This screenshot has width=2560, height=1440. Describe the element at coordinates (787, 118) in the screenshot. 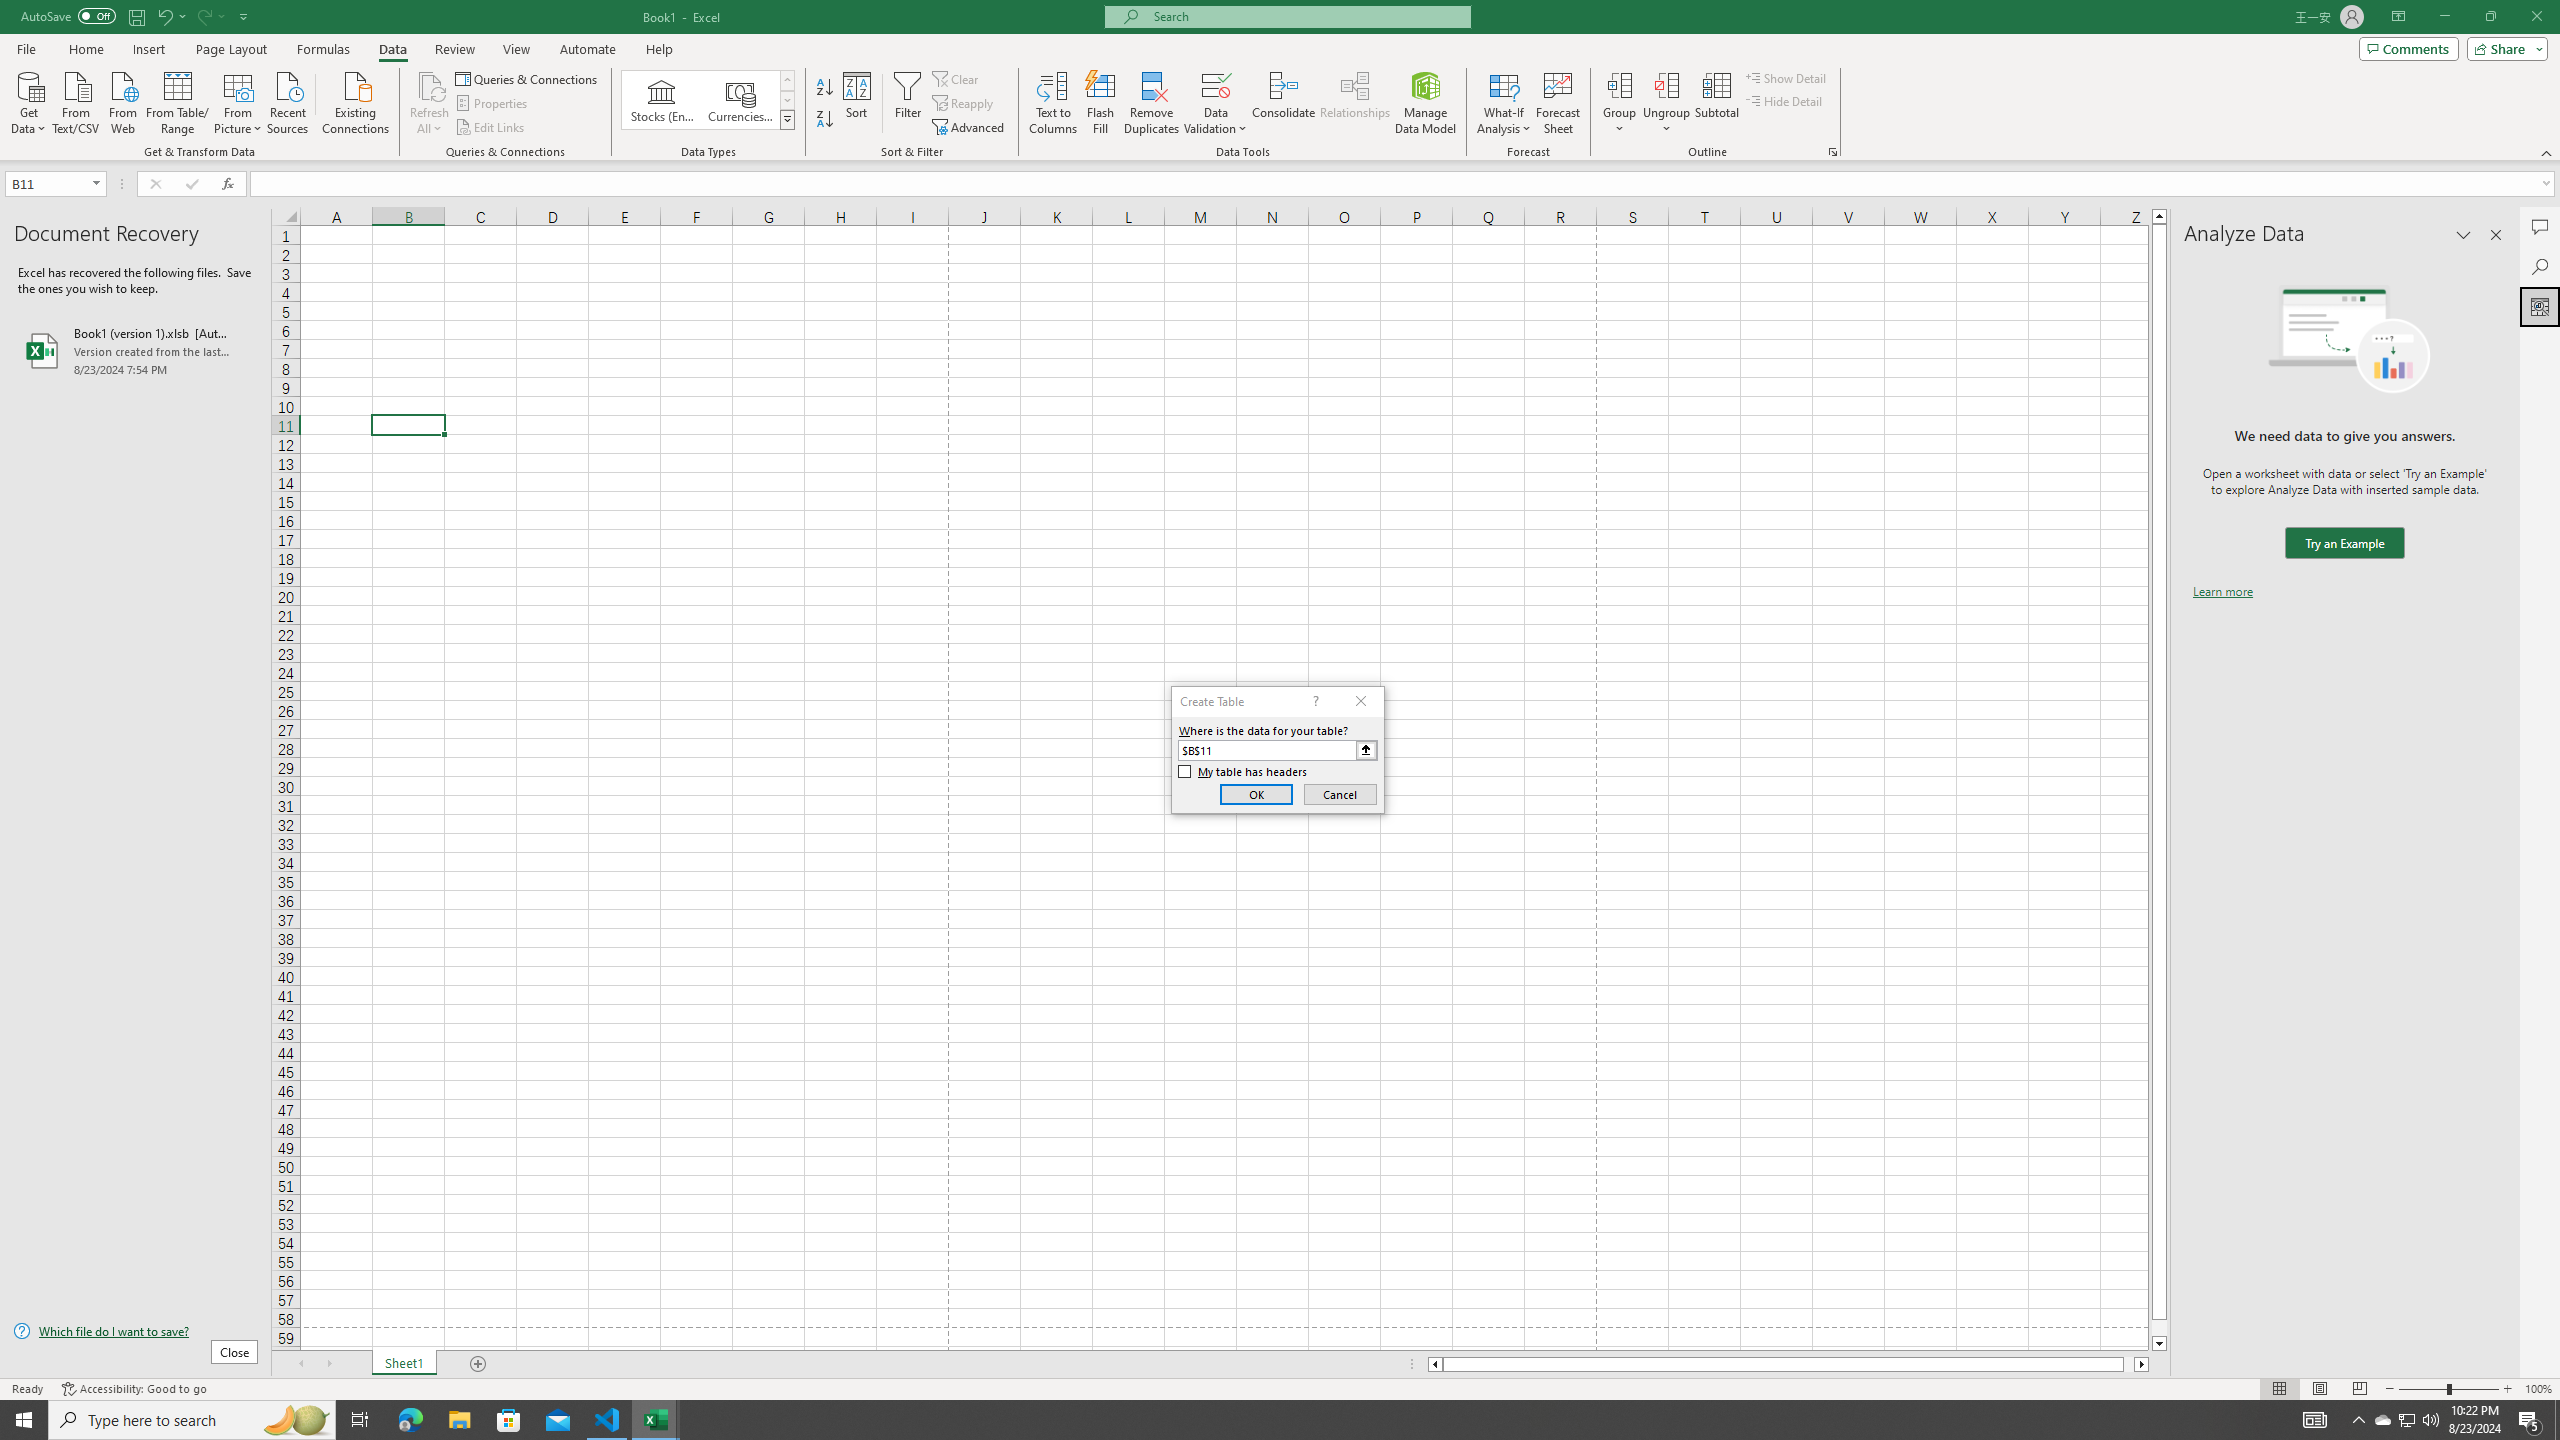

I see `'Data Types'` at that location.